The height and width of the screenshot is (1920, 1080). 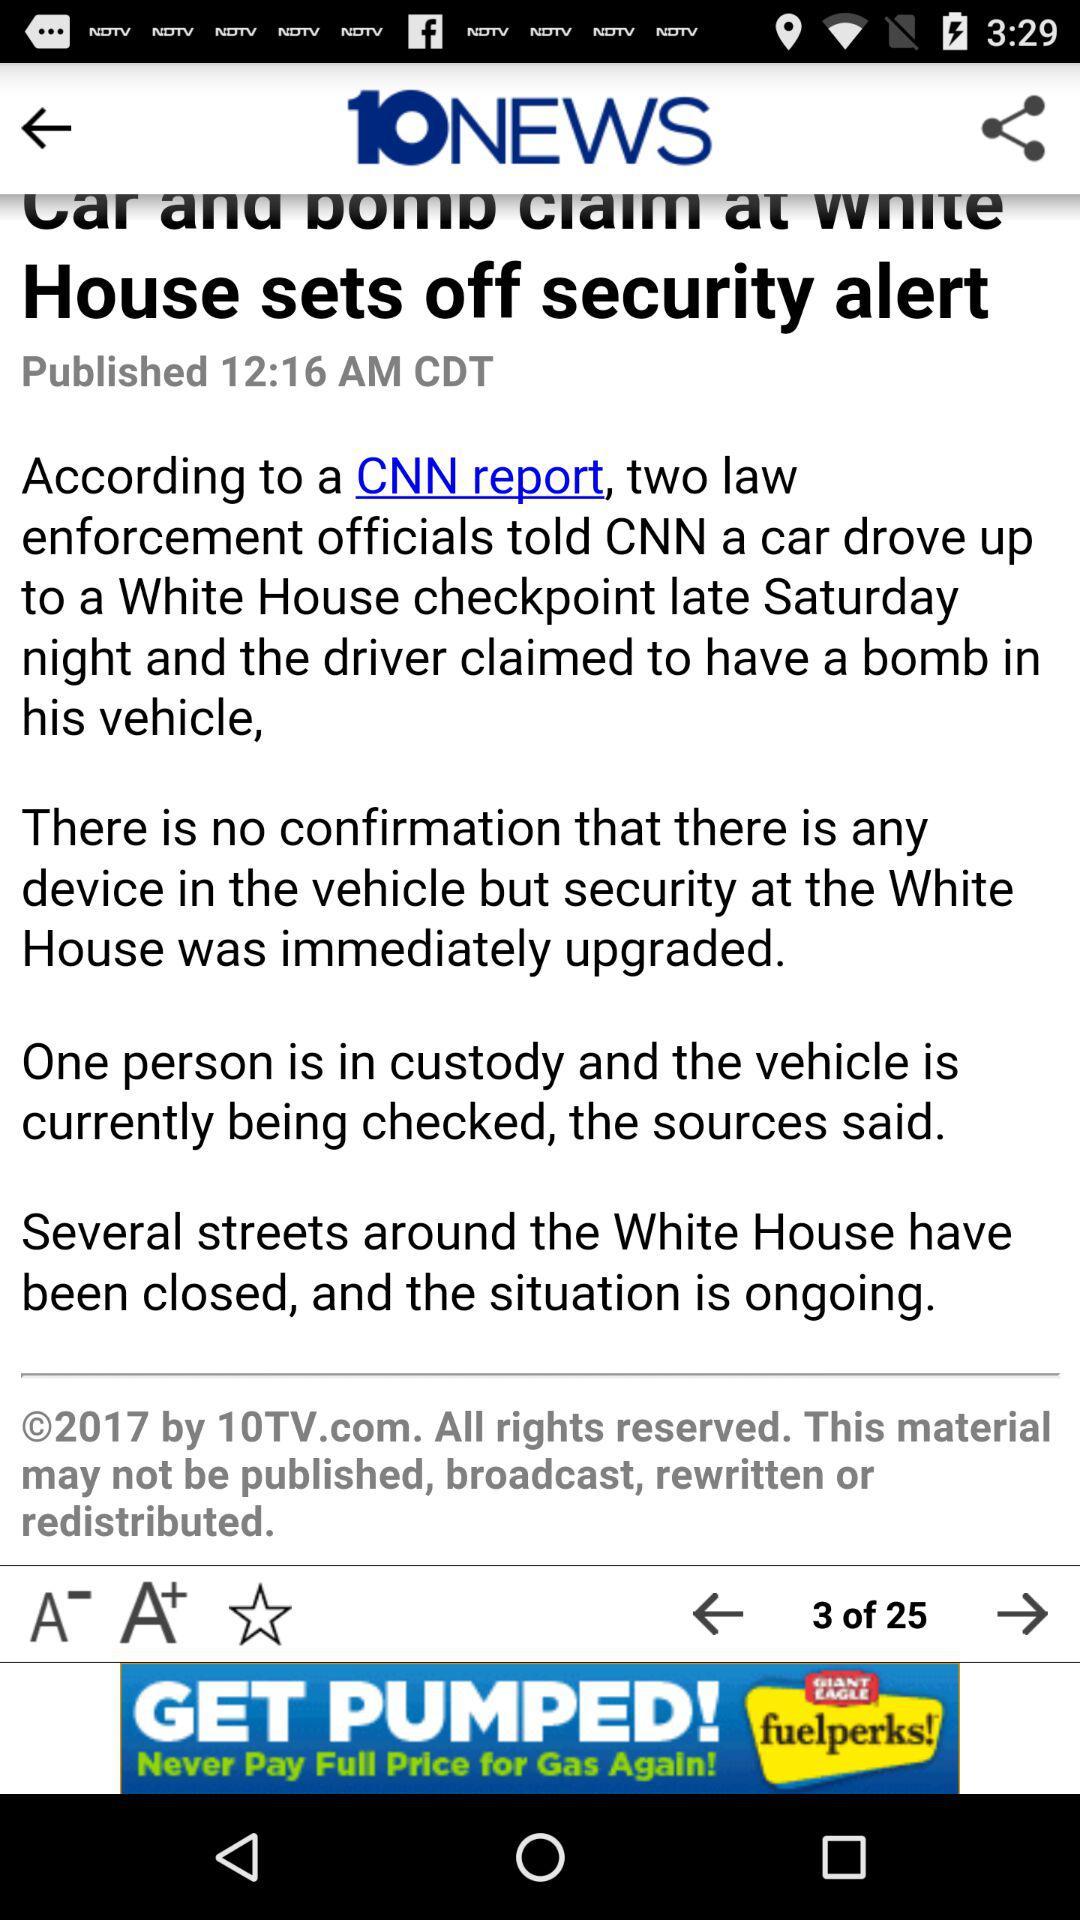 What do you see at coordinates (45, 136) in the screenshot?
I see `the arrow_backward icon` at bounding box center [45, 136].